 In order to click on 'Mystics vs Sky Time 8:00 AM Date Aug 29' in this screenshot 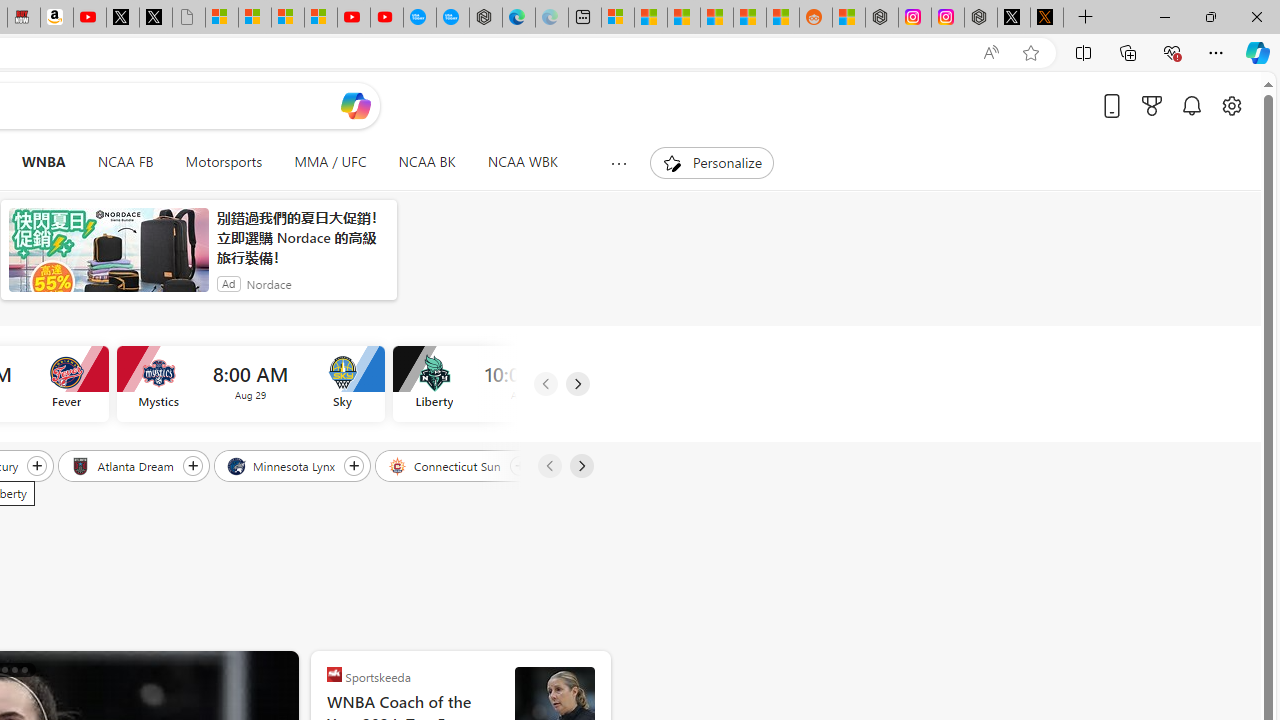, I will do `click(249, 384)`.